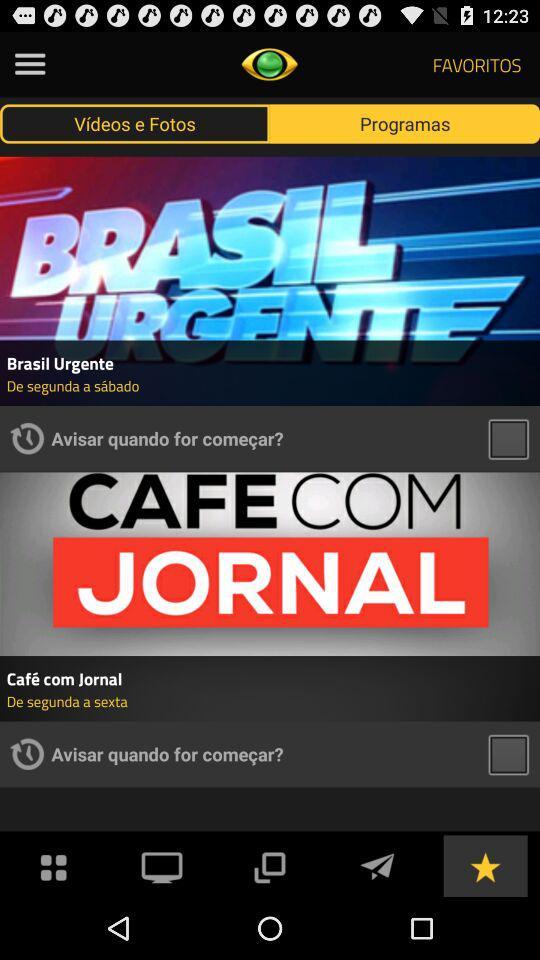  Describe the element at coordinates (29, 68) in the screenshot. I see `the menu icon` at that location.